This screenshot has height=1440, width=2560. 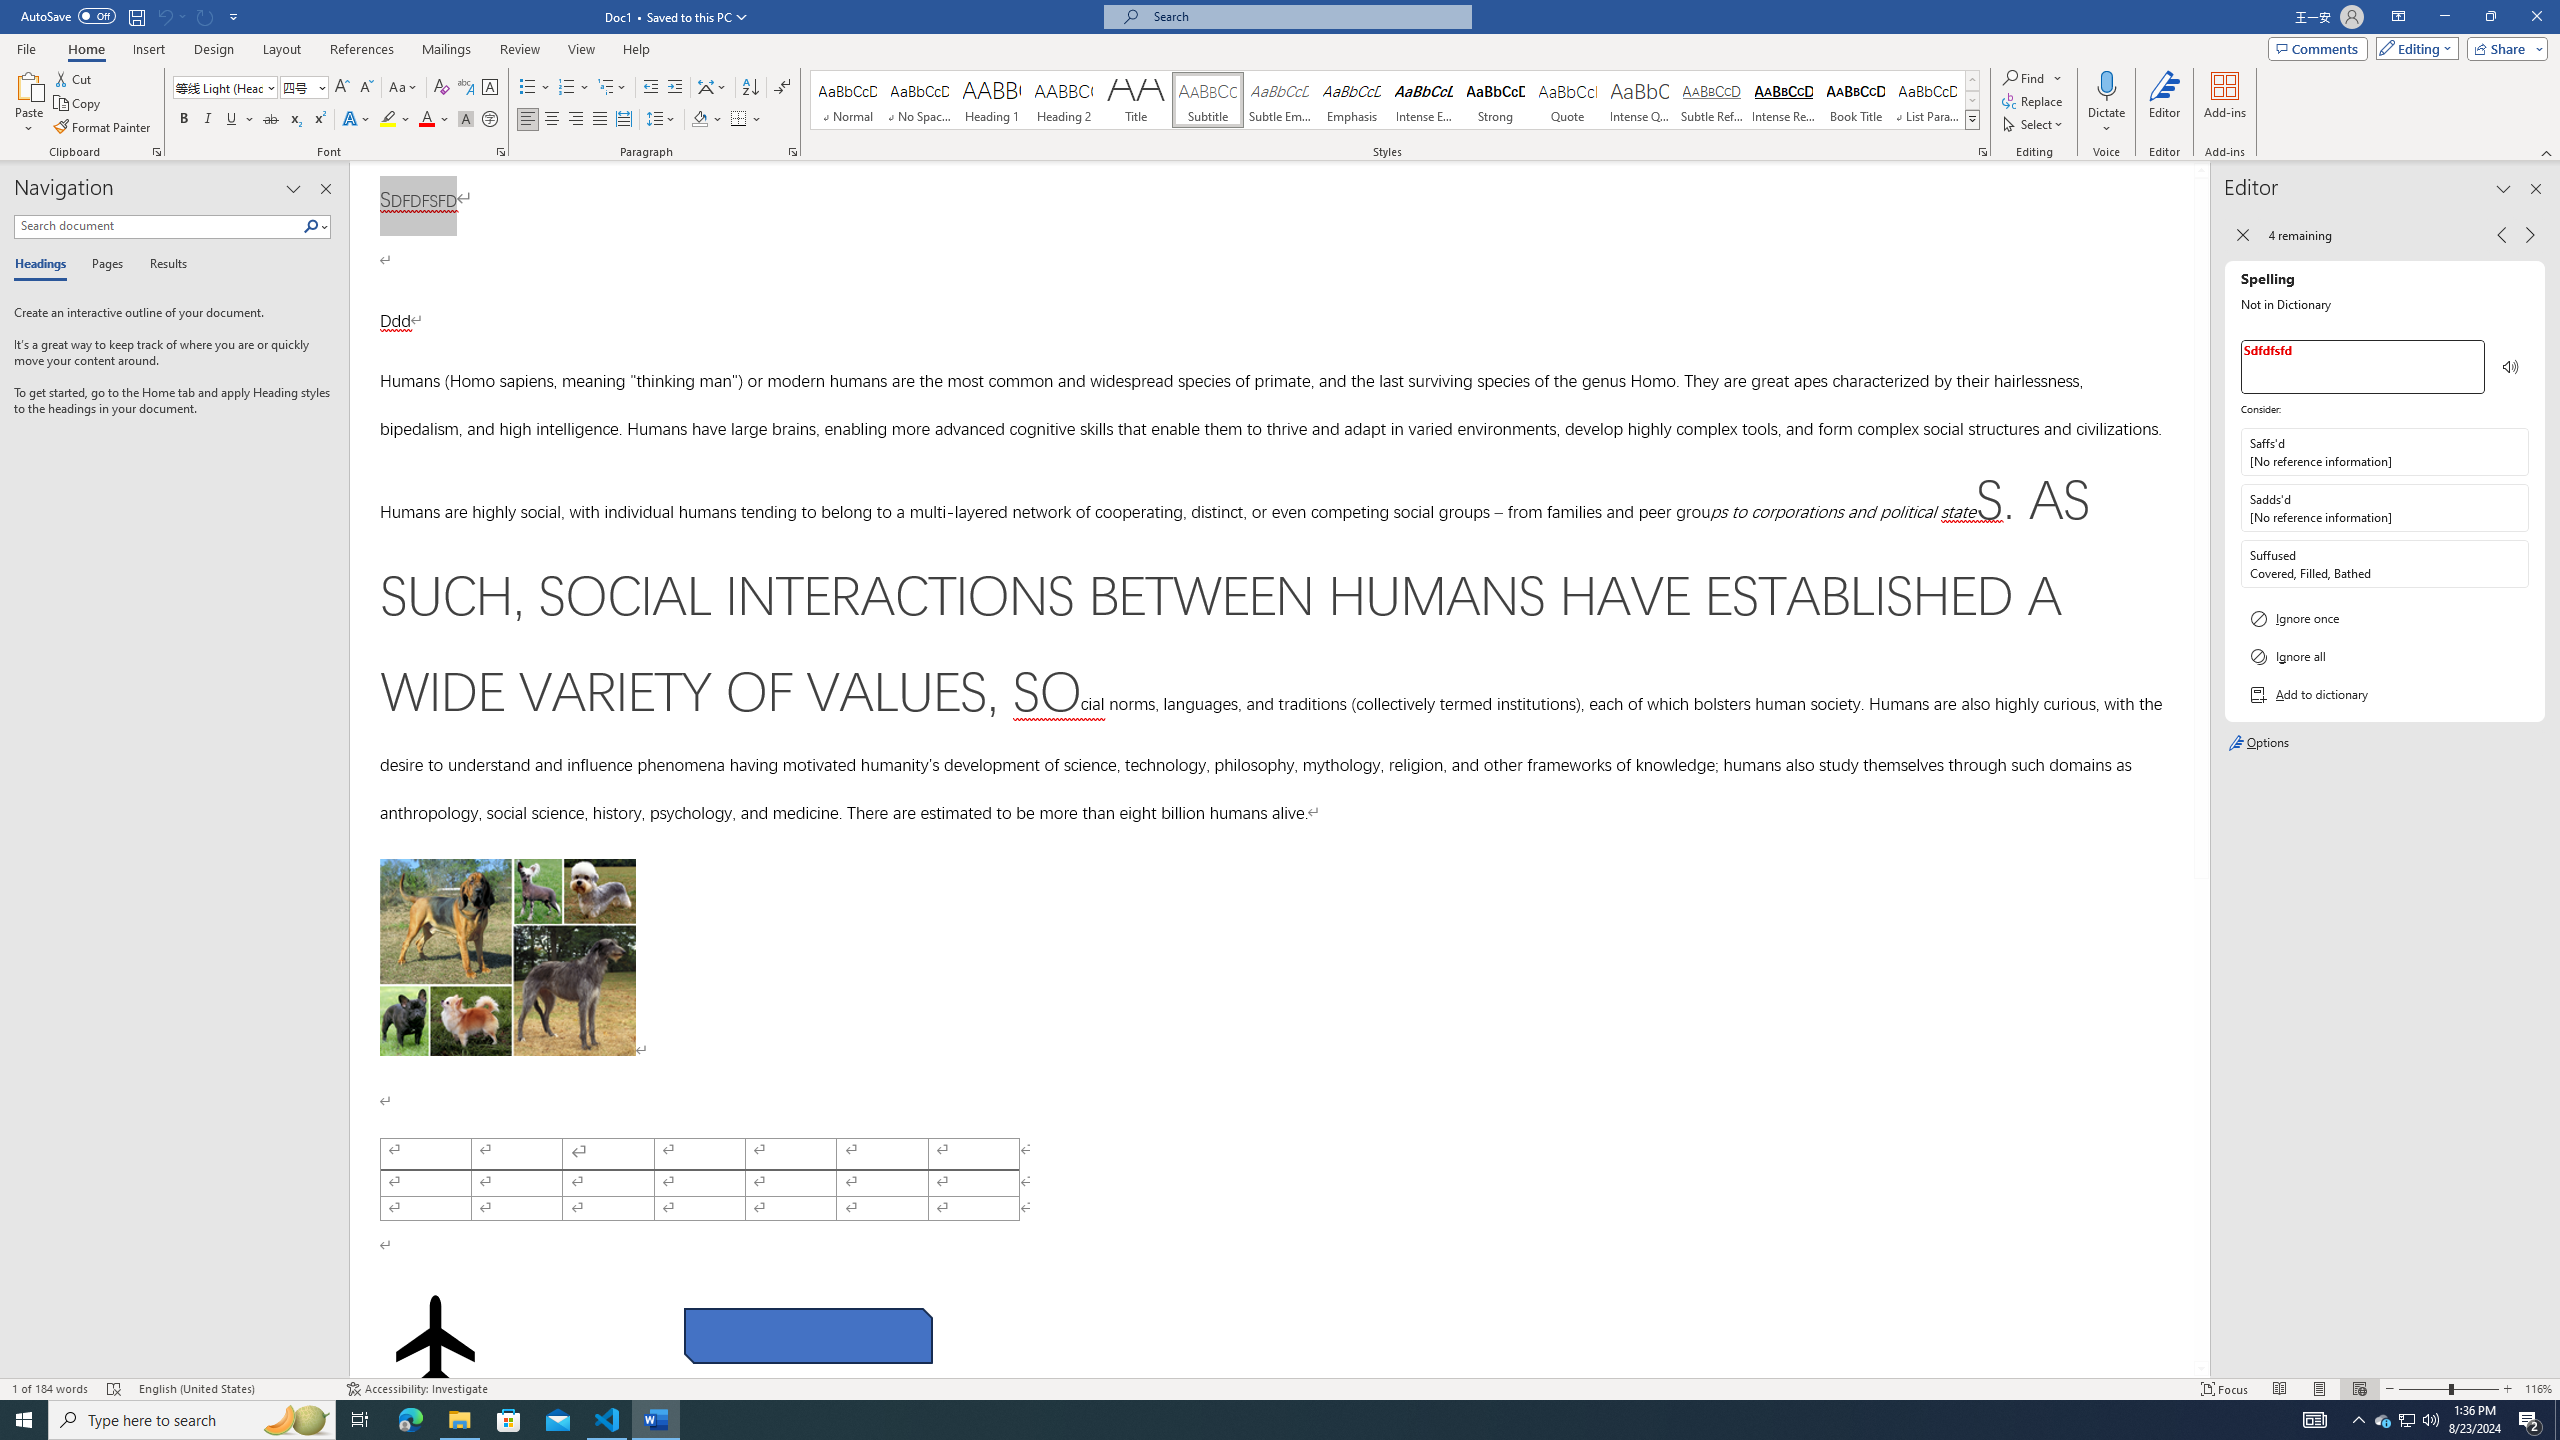 I want to click on 'Styles', so click(x=1972, y=118).